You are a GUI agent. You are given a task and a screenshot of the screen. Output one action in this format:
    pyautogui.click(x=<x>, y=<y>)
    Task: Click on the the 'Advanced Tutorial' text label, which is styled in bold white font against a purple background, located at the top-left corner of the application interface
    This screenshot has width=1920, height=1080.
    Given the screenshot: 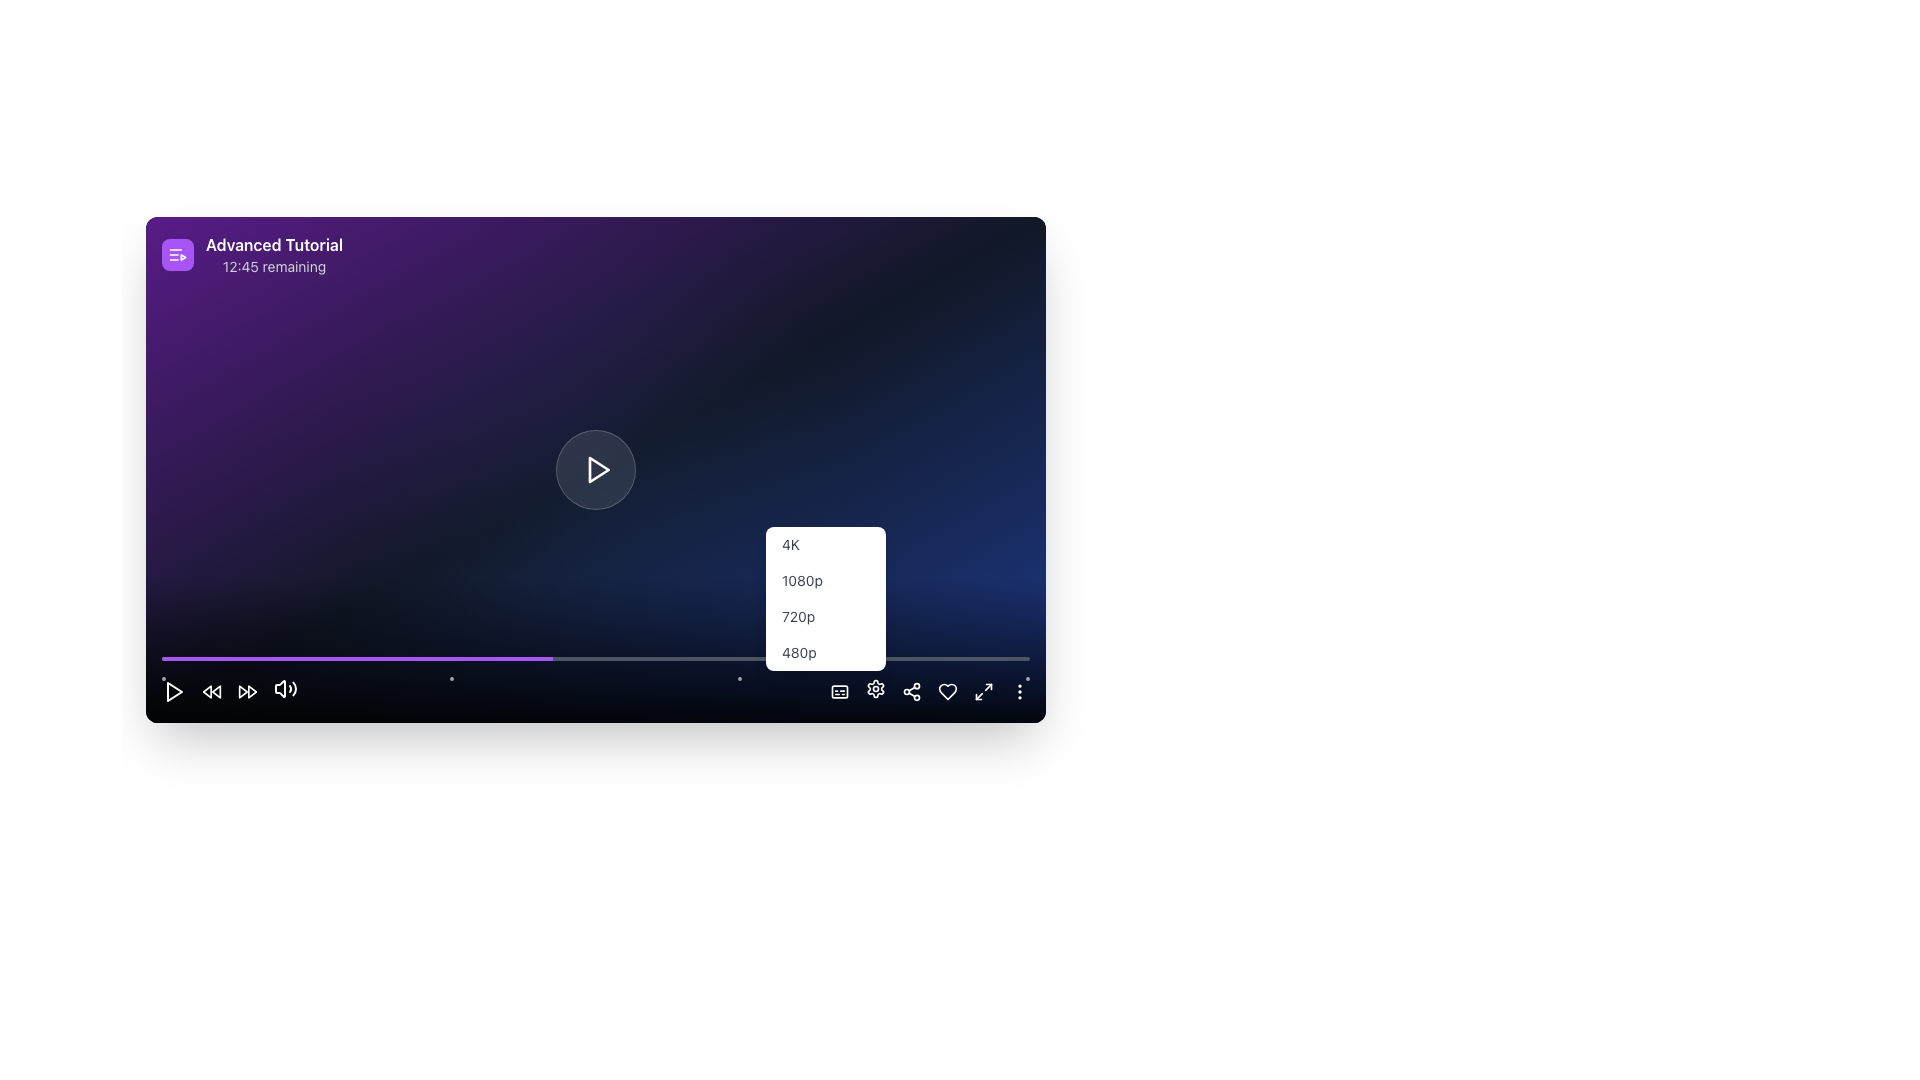 What is the action you would take?
    pyautogui.click(x=273, y=244)
    